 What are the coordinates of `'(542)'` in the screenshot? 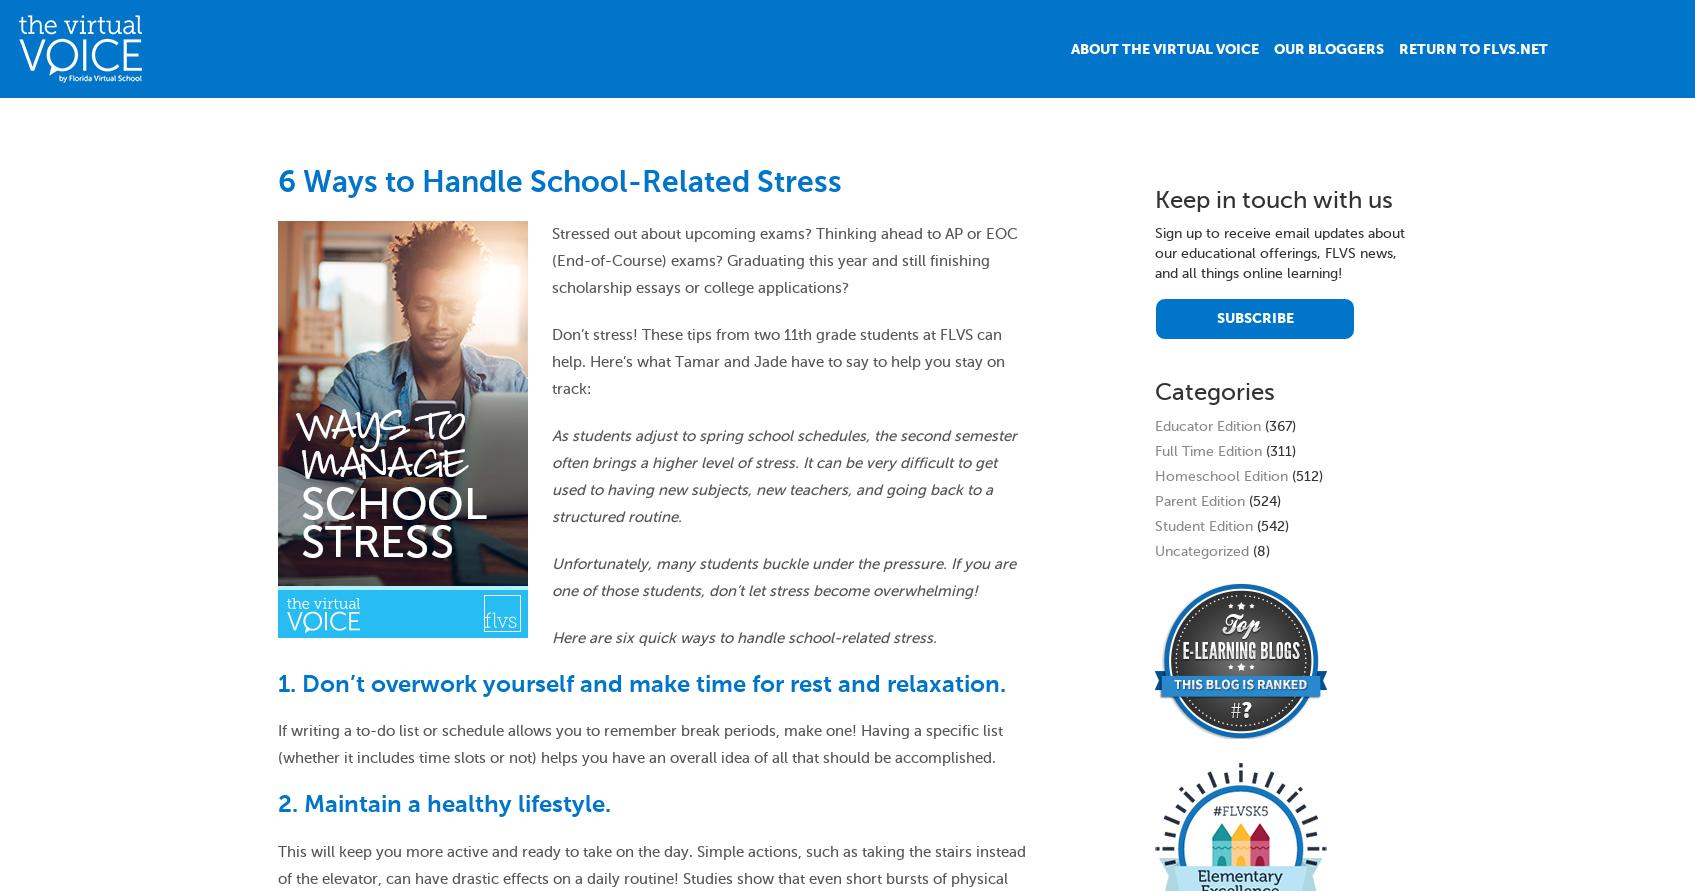 It's located at (1270, 524).